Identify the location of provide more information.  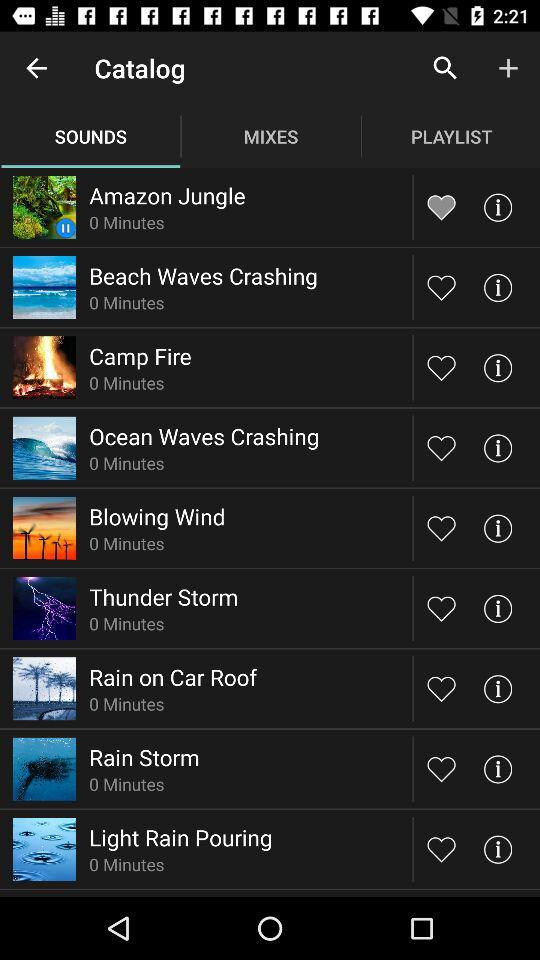
(496, 527).